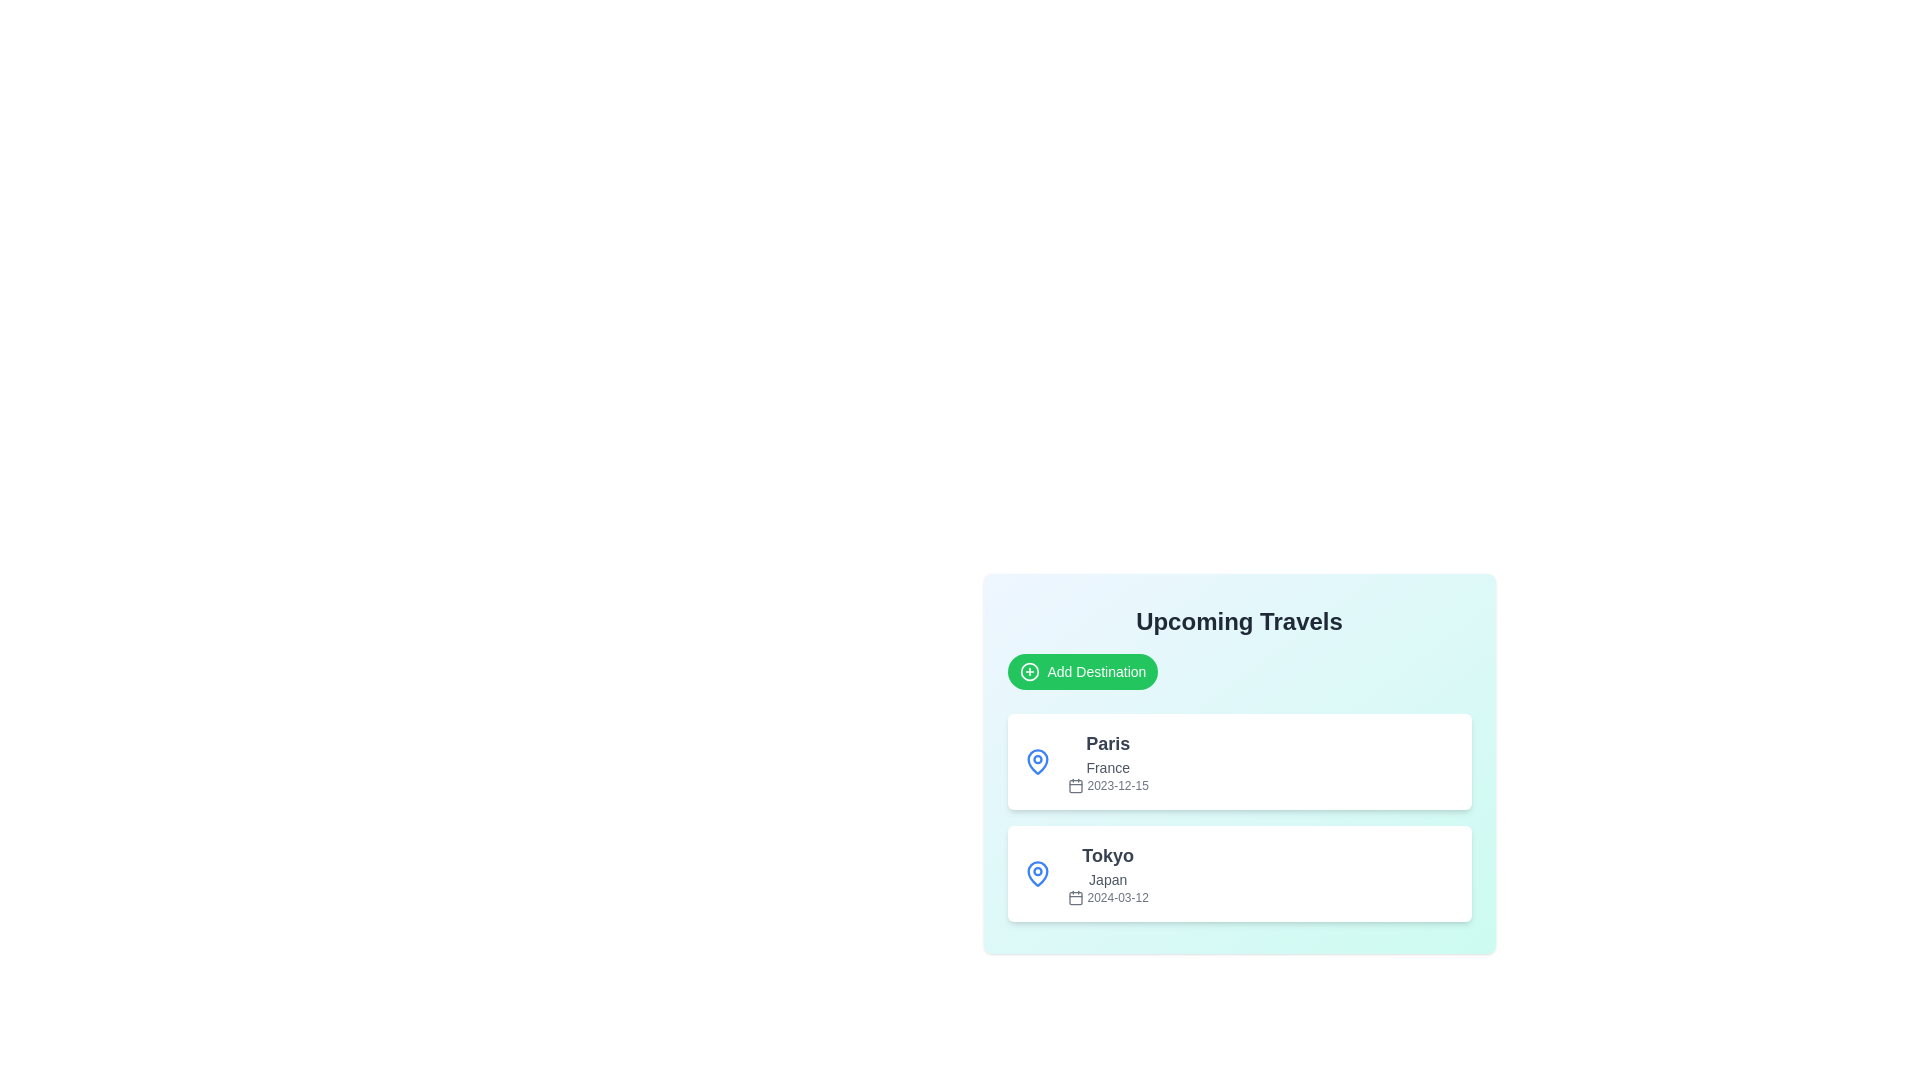 This screenshot has height=1080, width=1920. Describe the element at coordinates (1081, 671) in the screenshot. I see `the 'Add Destination' button` at that location.